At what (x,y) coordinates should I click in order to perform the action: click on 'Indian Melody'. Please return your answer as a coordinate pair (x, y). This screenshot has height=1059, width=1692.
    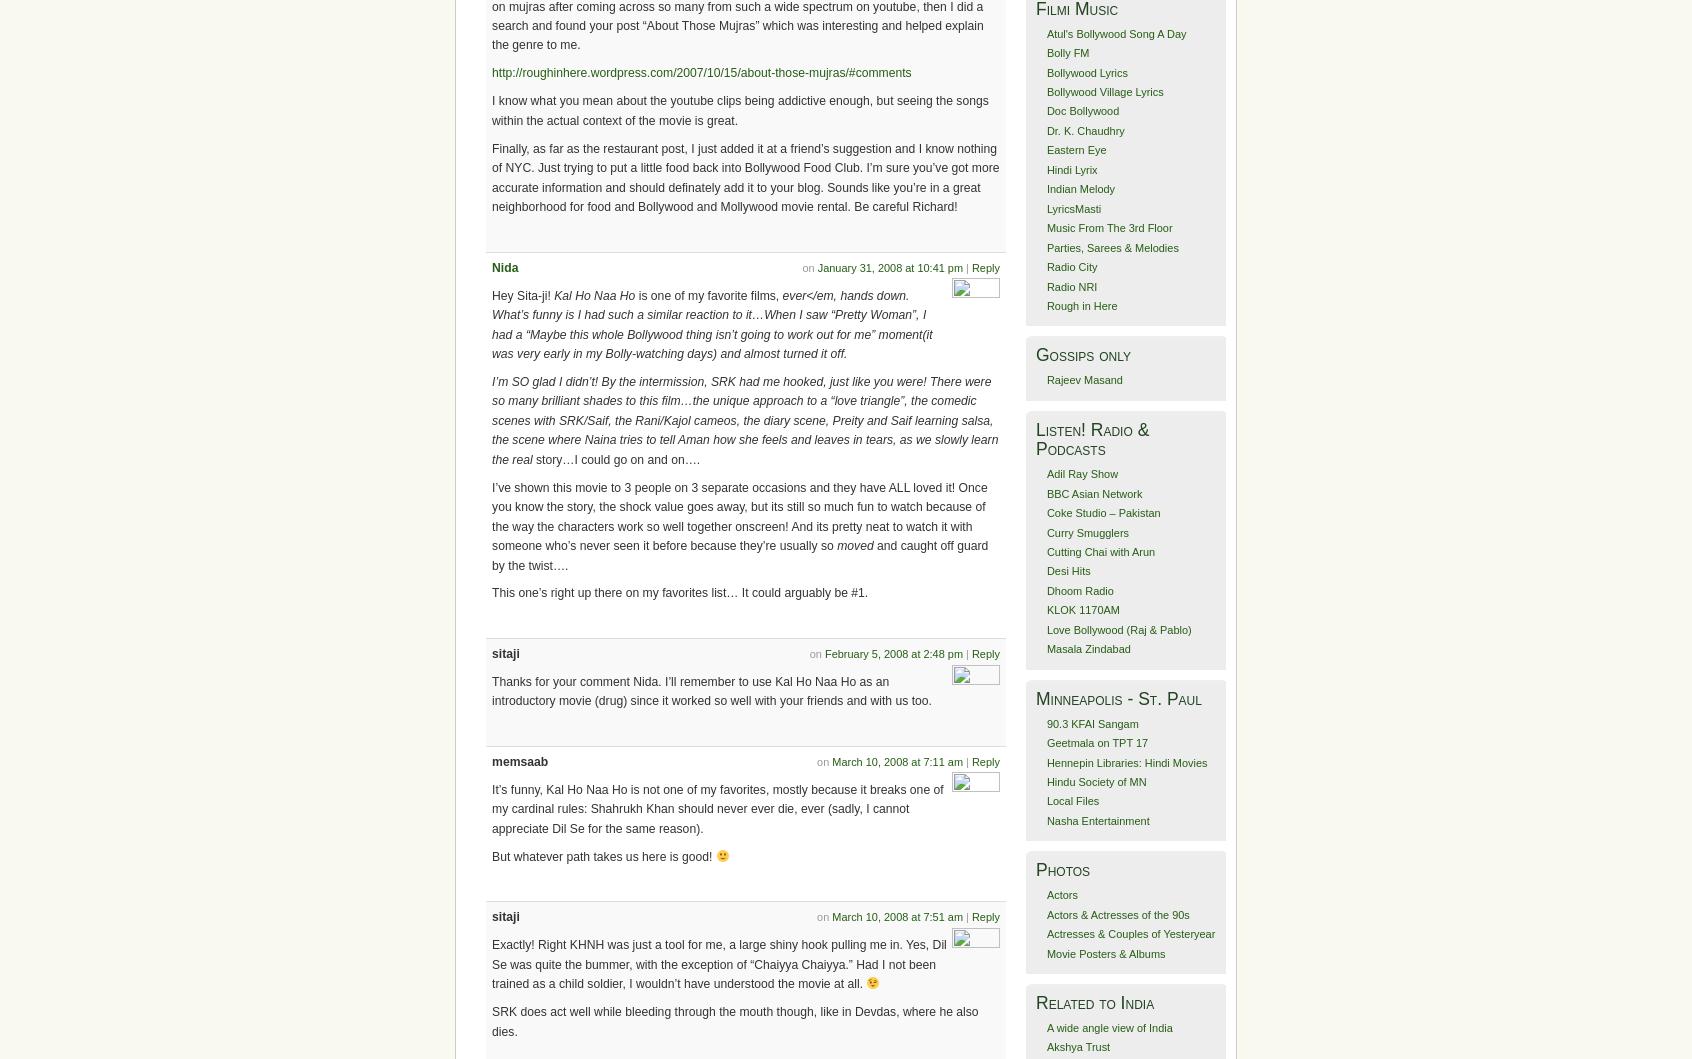
    Looking at the image, I should click on (1080, 188).